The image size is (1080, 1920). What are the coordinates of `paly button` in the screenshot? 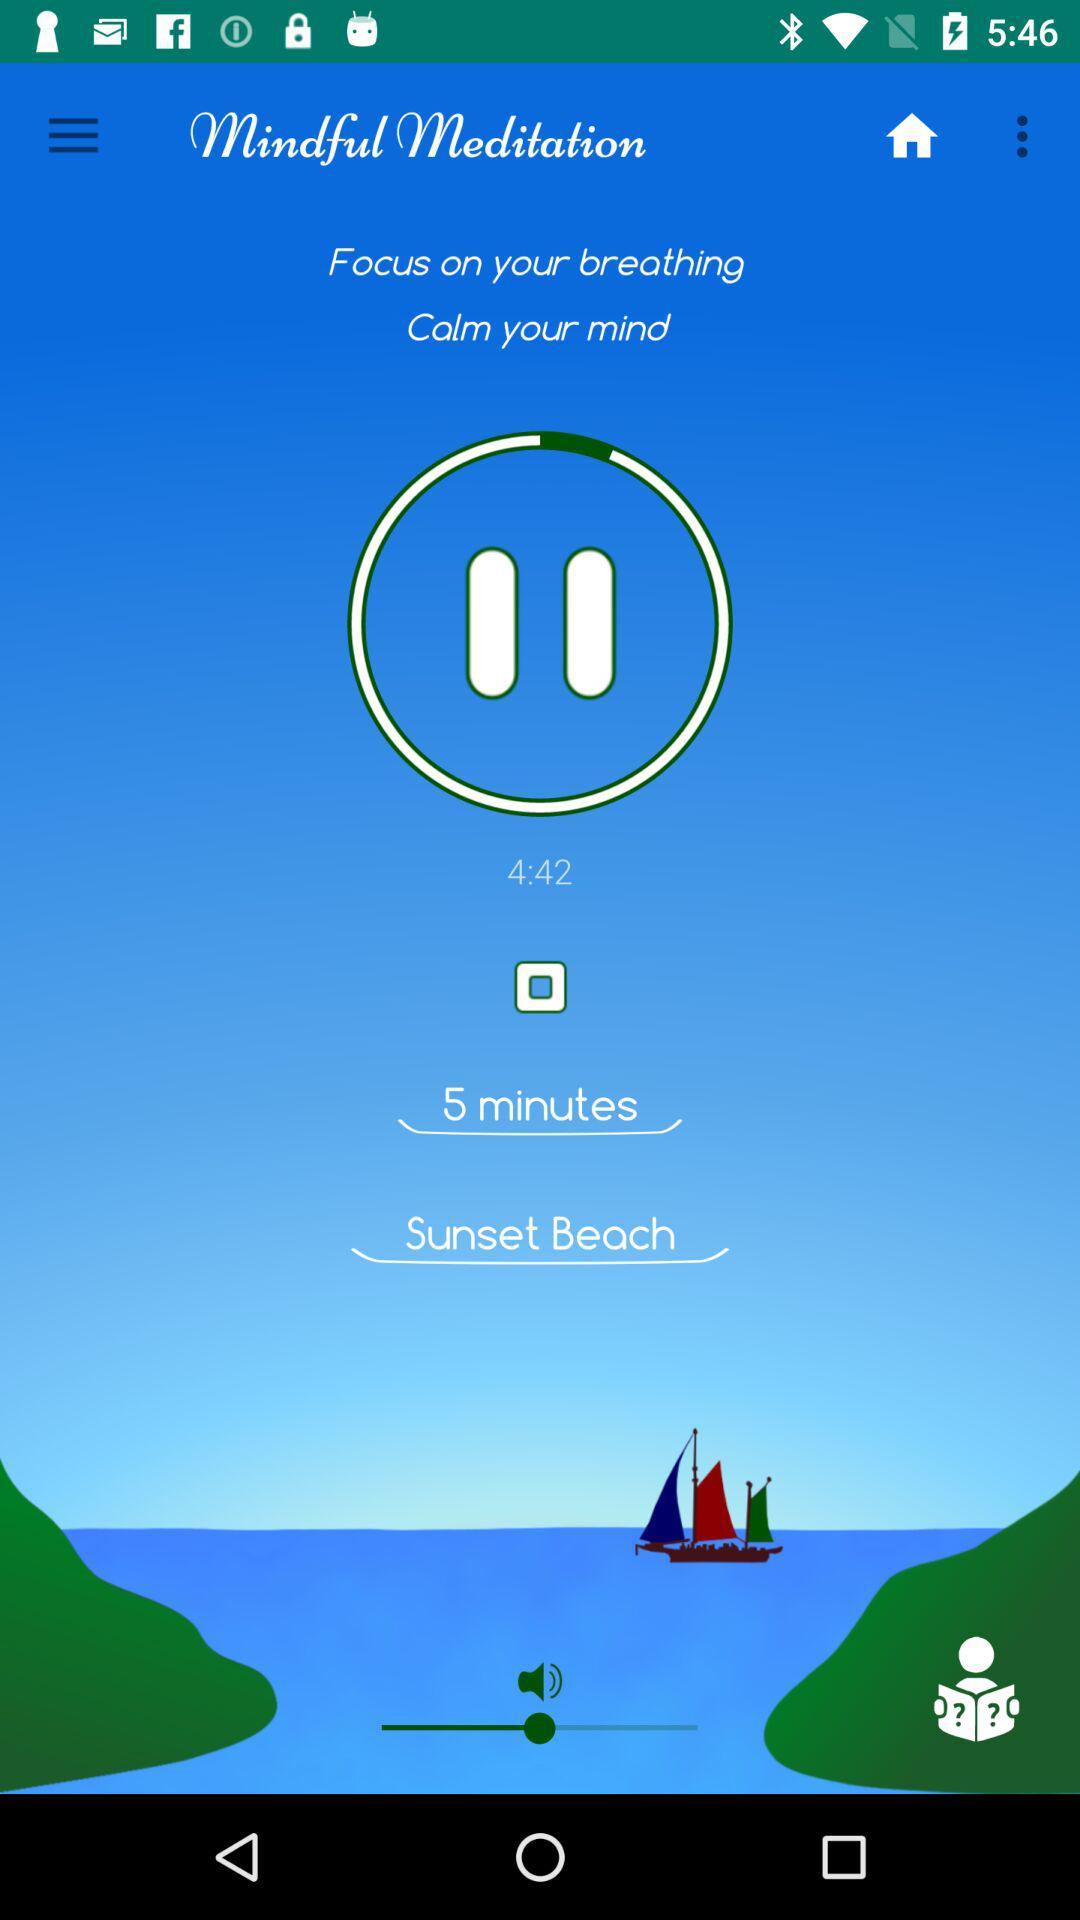 It's located at (540, 987).